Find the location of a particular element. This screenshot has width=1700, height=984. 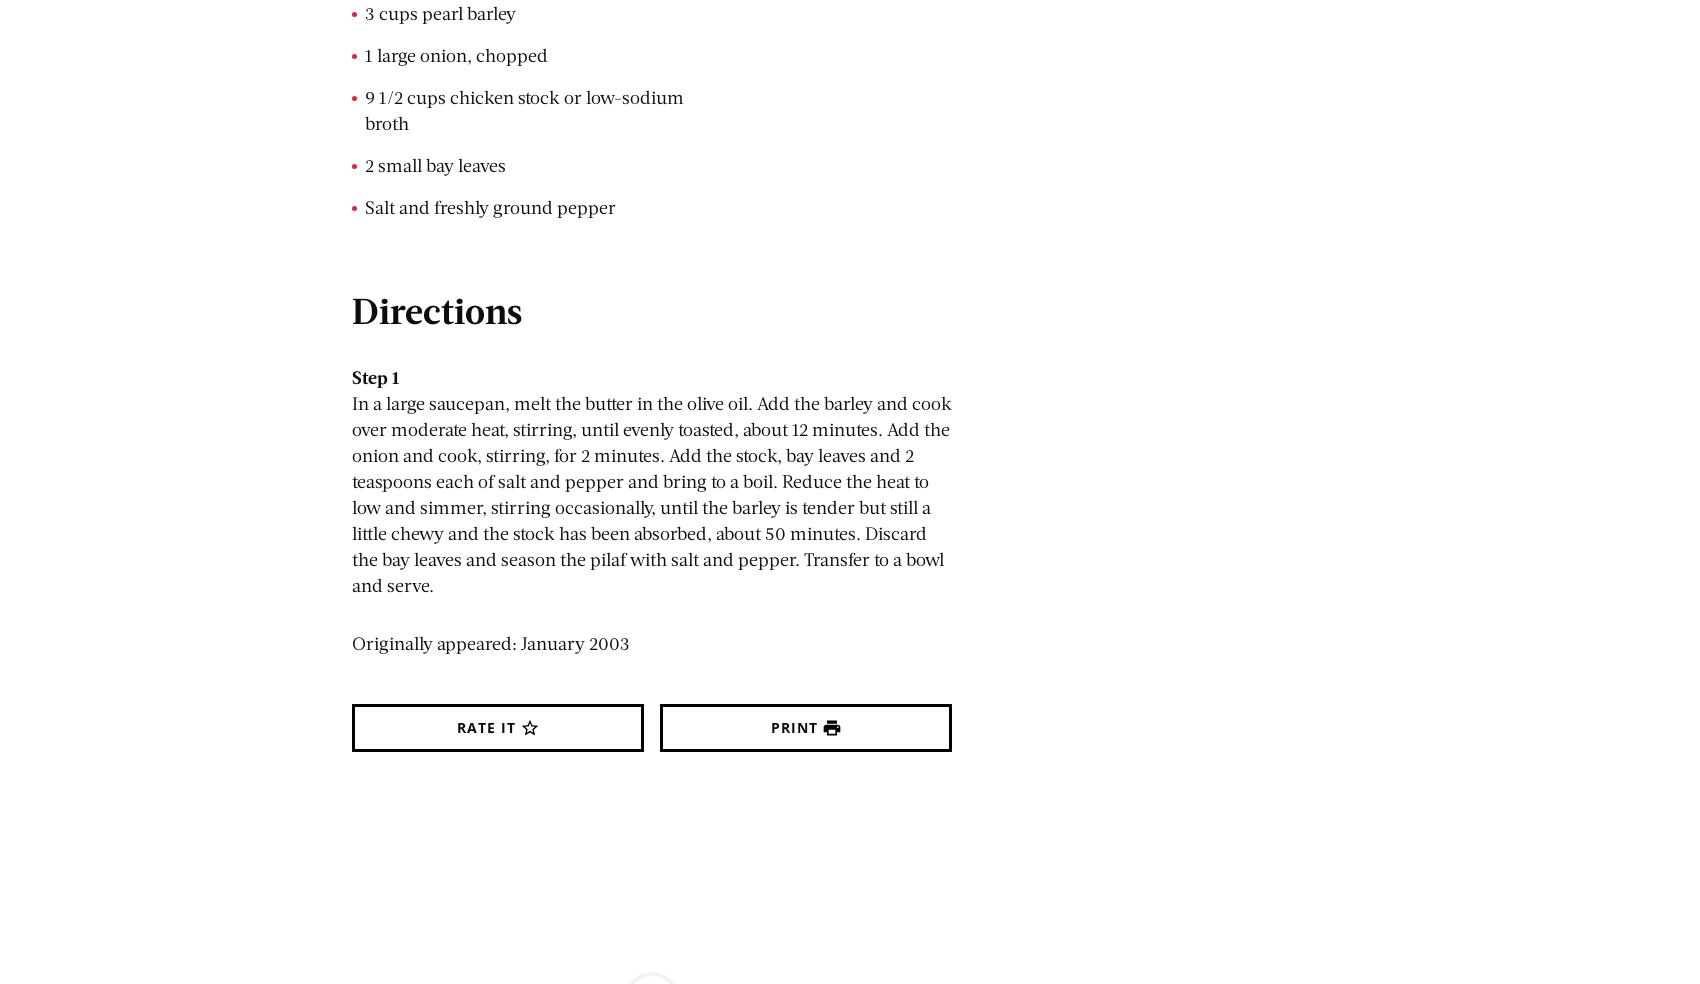

'Rate It' is located at coordinates (485, 727).